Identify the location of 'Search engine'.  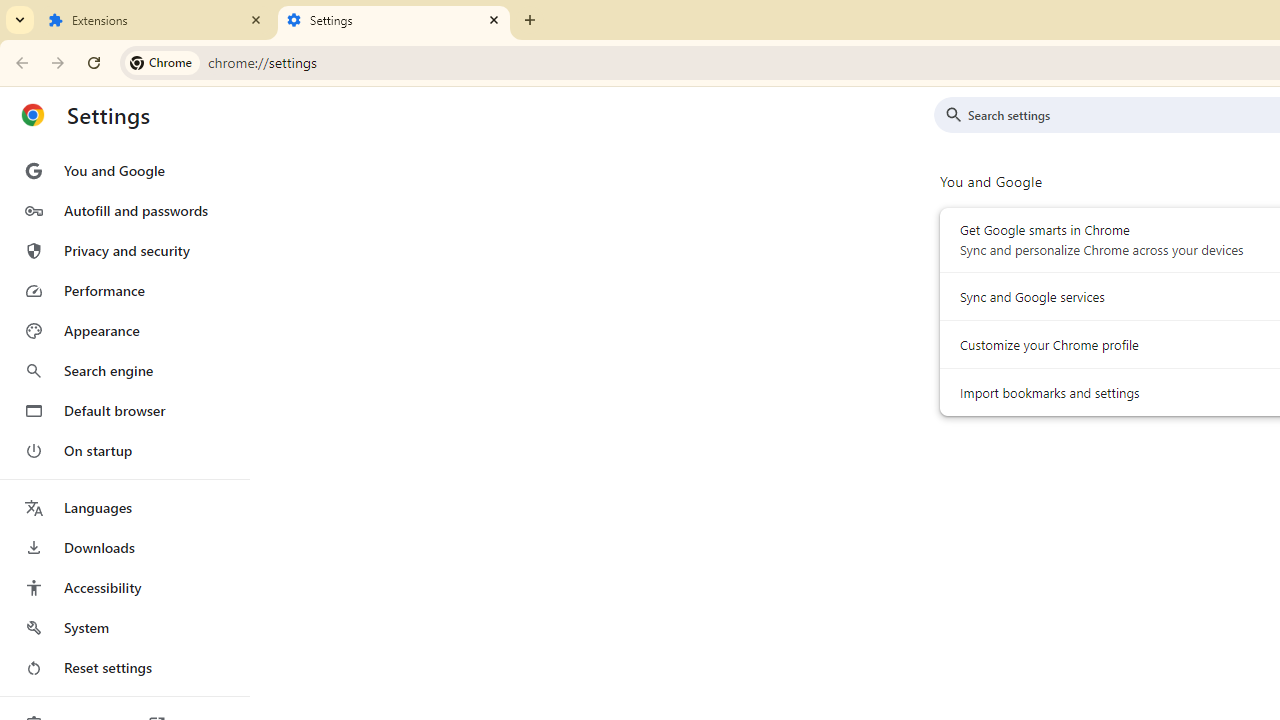
(123, 371).